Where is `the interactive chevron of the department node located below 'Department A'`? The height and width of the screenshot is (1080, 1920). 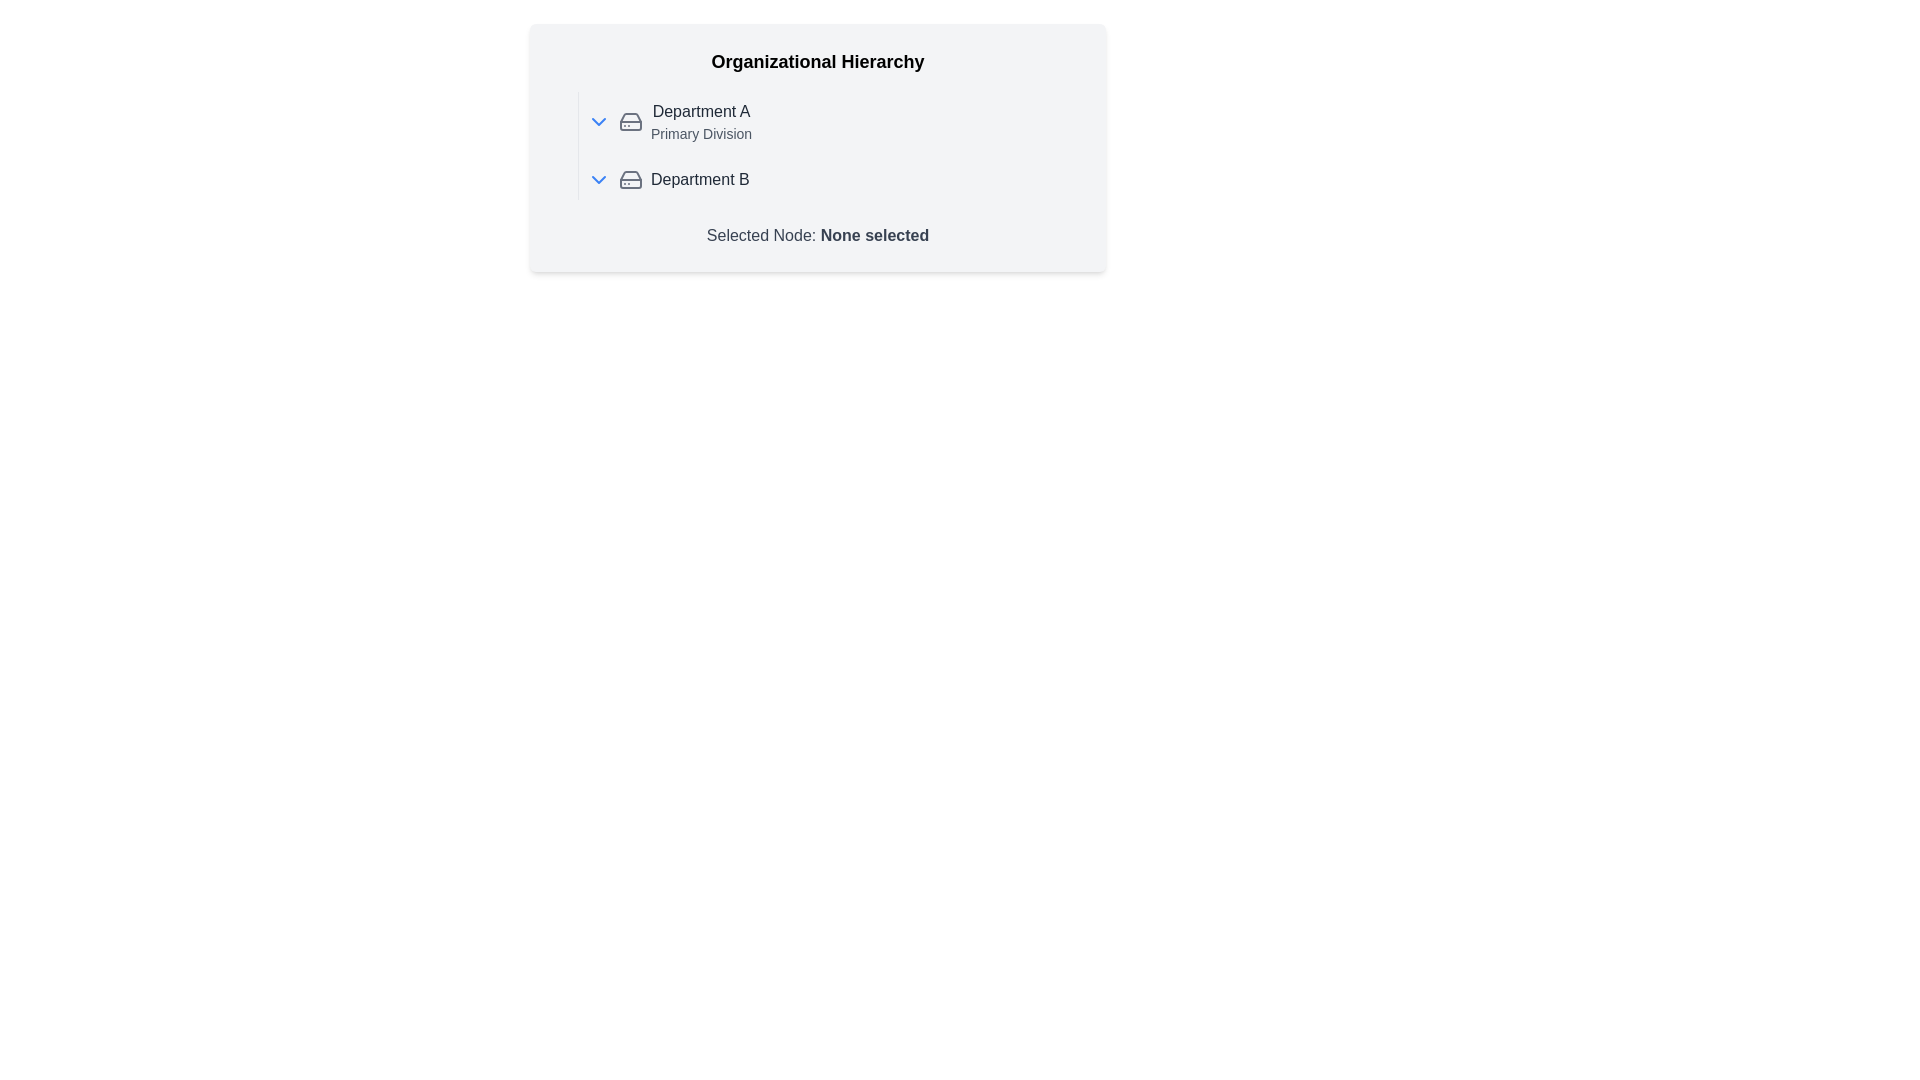 the interactive chevron of the department node located below 'Department A' is located at coordinates (830, 180).